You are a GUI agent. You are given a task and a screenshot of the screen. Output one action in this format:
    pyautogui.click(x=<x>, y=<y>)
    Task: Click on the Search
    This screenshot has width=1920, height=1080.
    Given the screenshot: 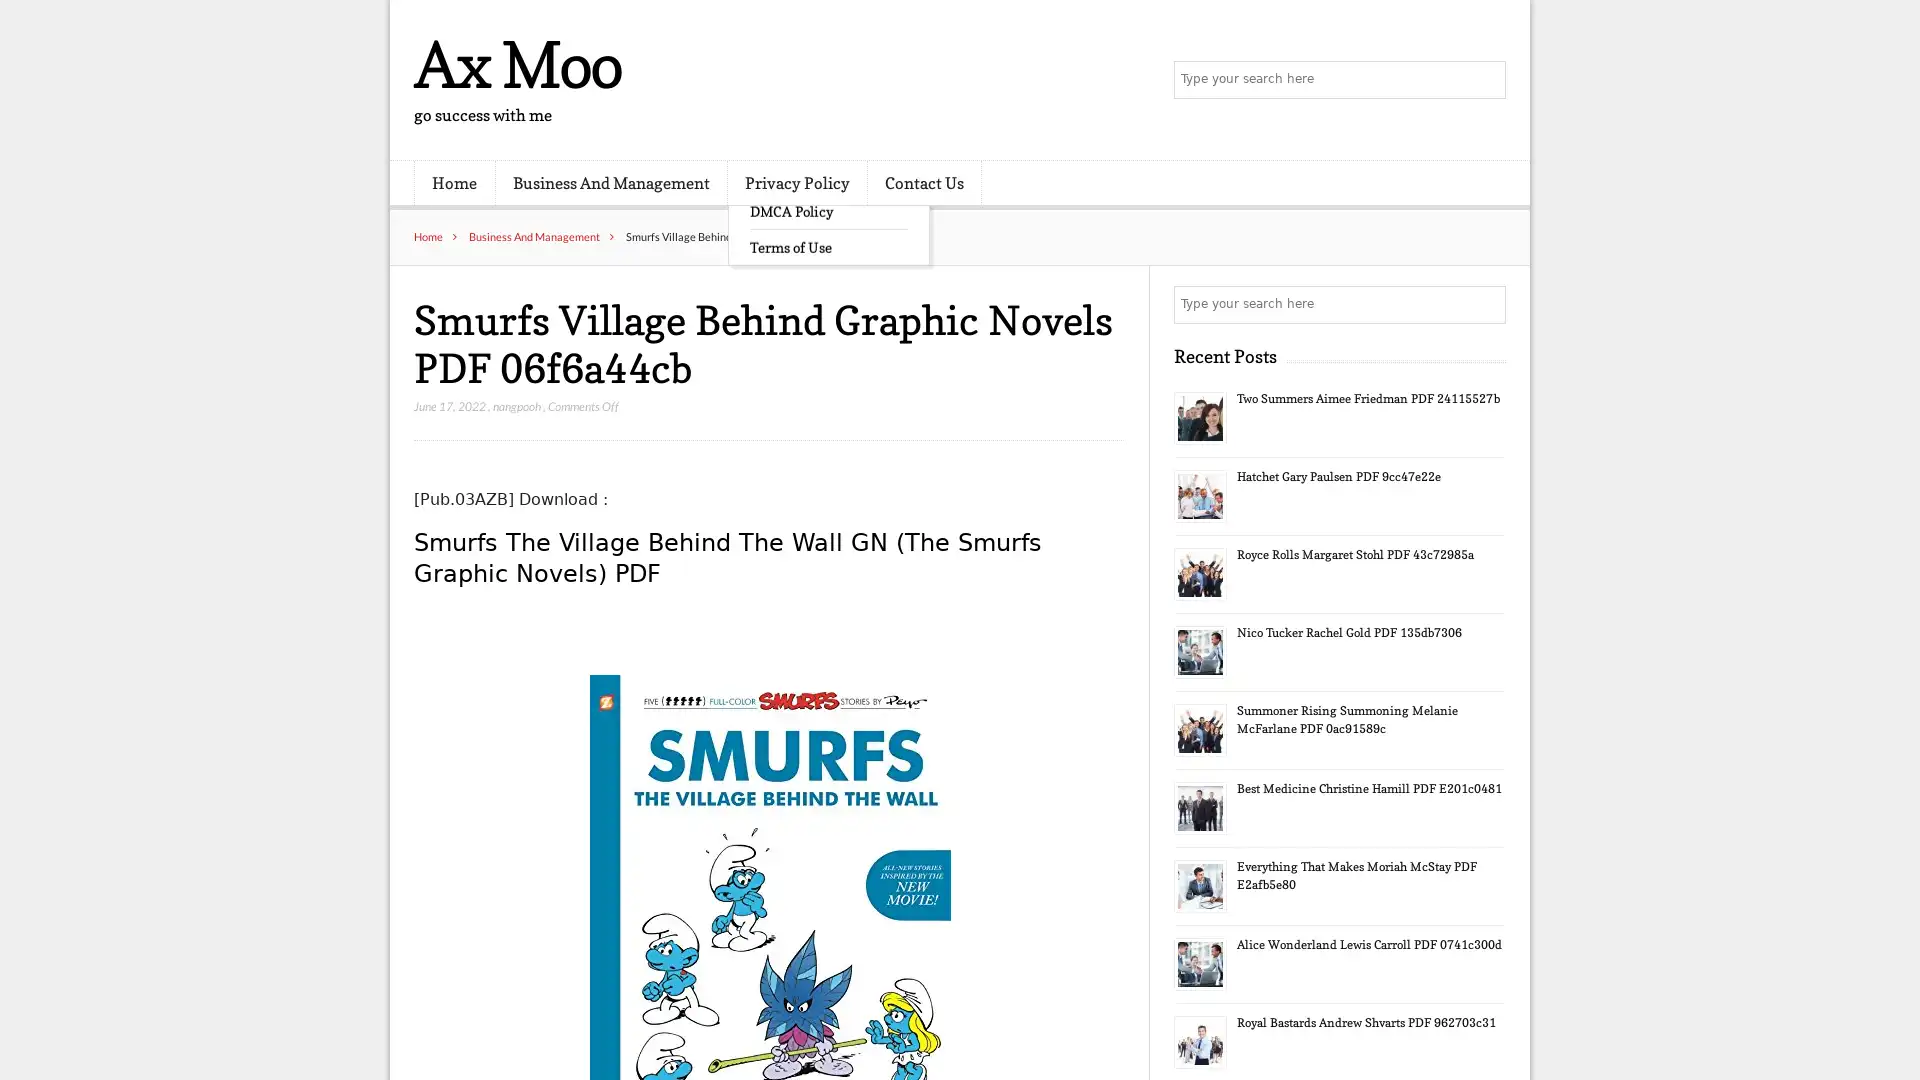 What is the action you would take?
    pyautogui.click(x=1485, y=80)
    